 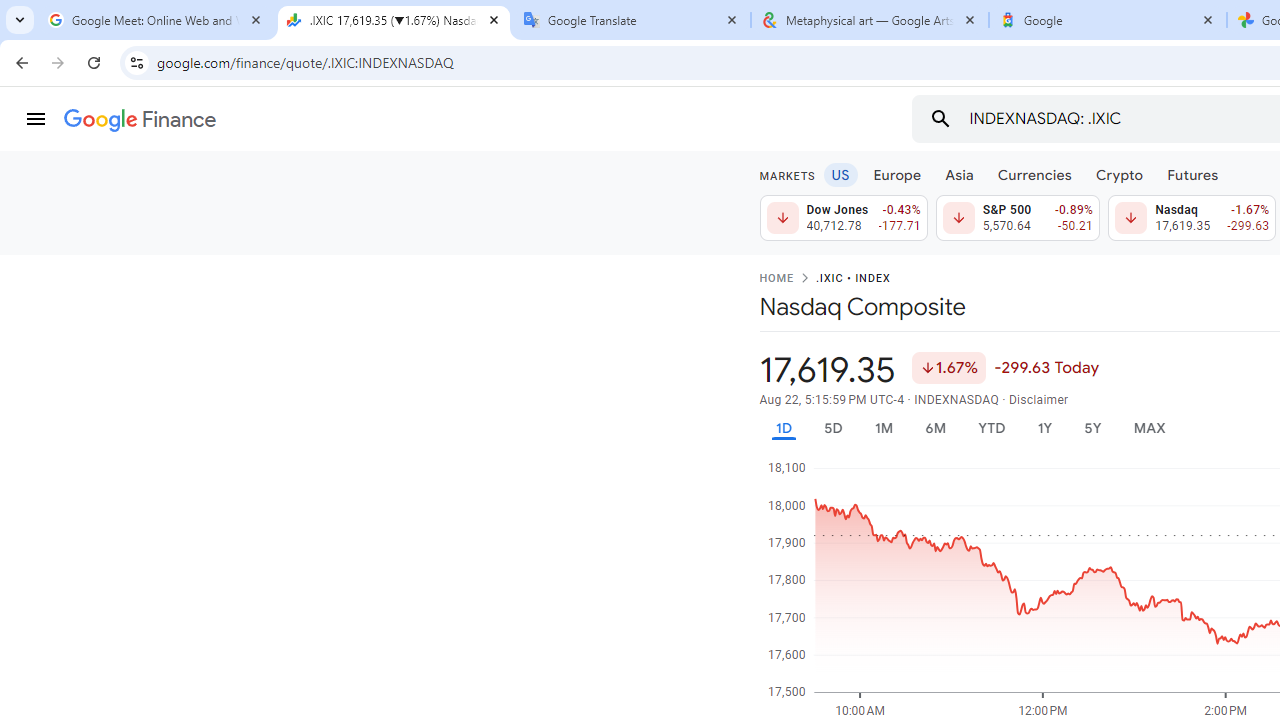 I want to click on 'US', so click(x=840, y=173).